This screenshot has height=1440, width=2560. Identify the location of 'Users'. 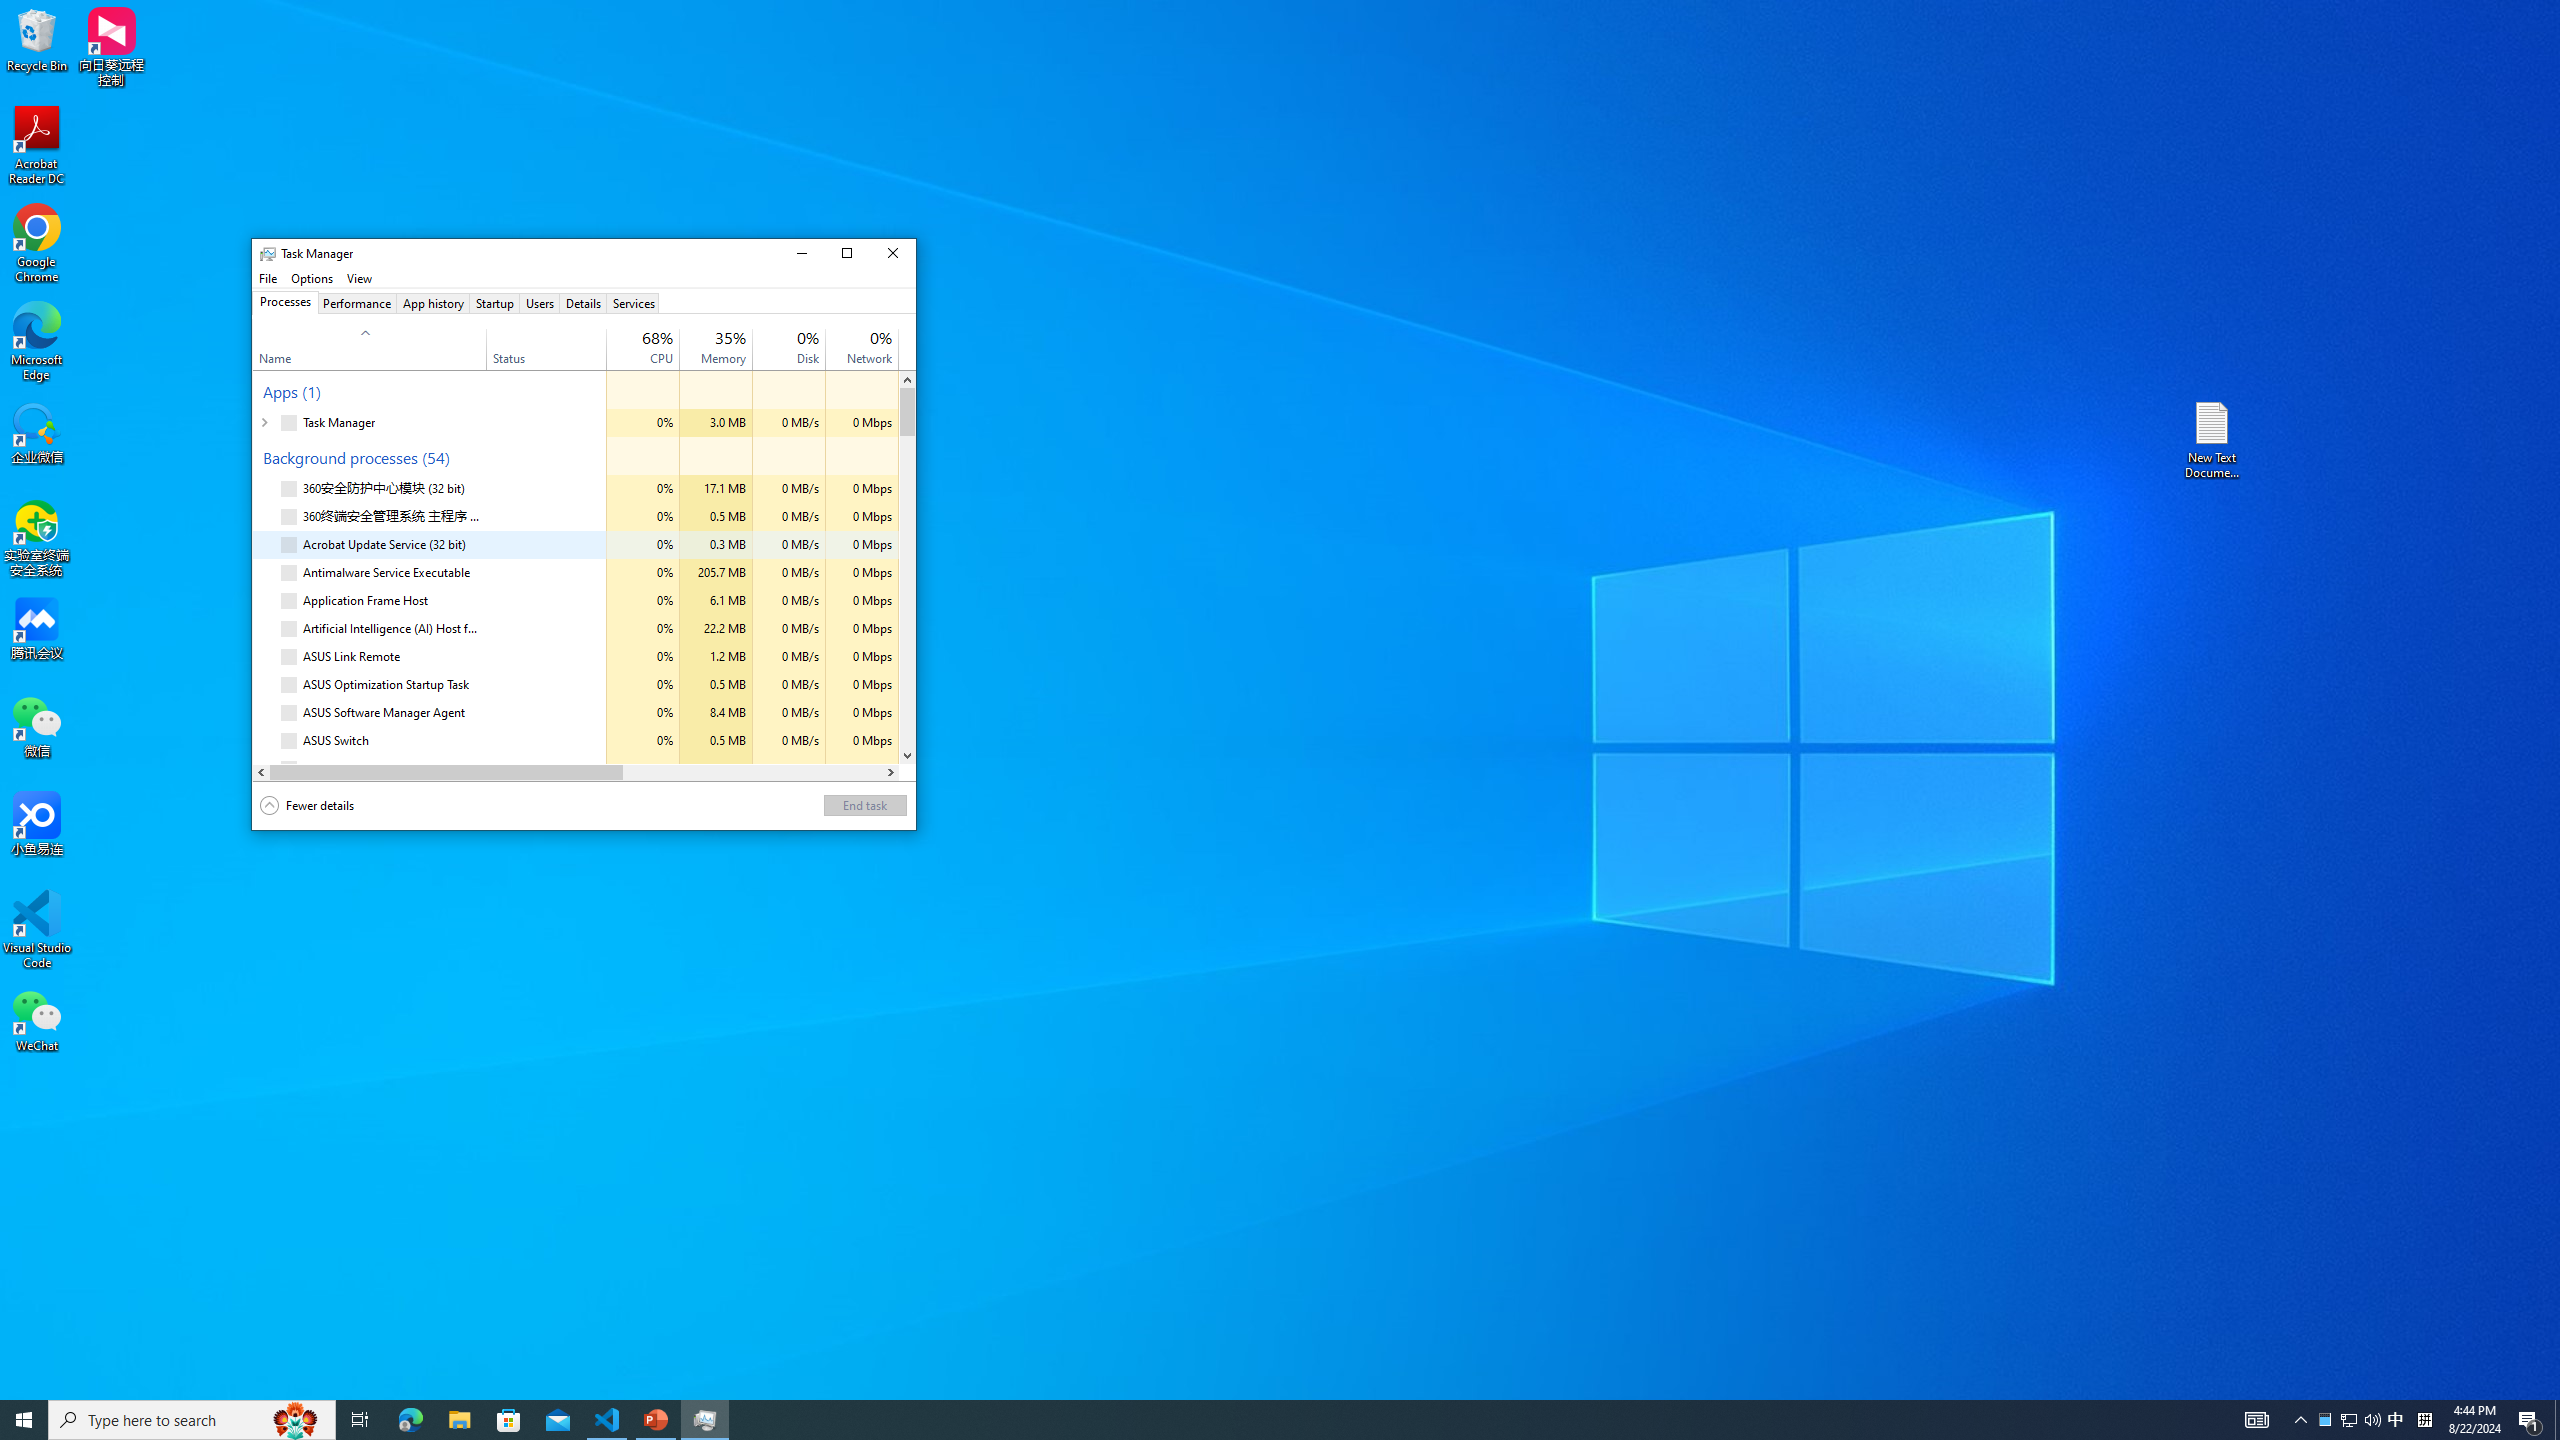
(539, 302).